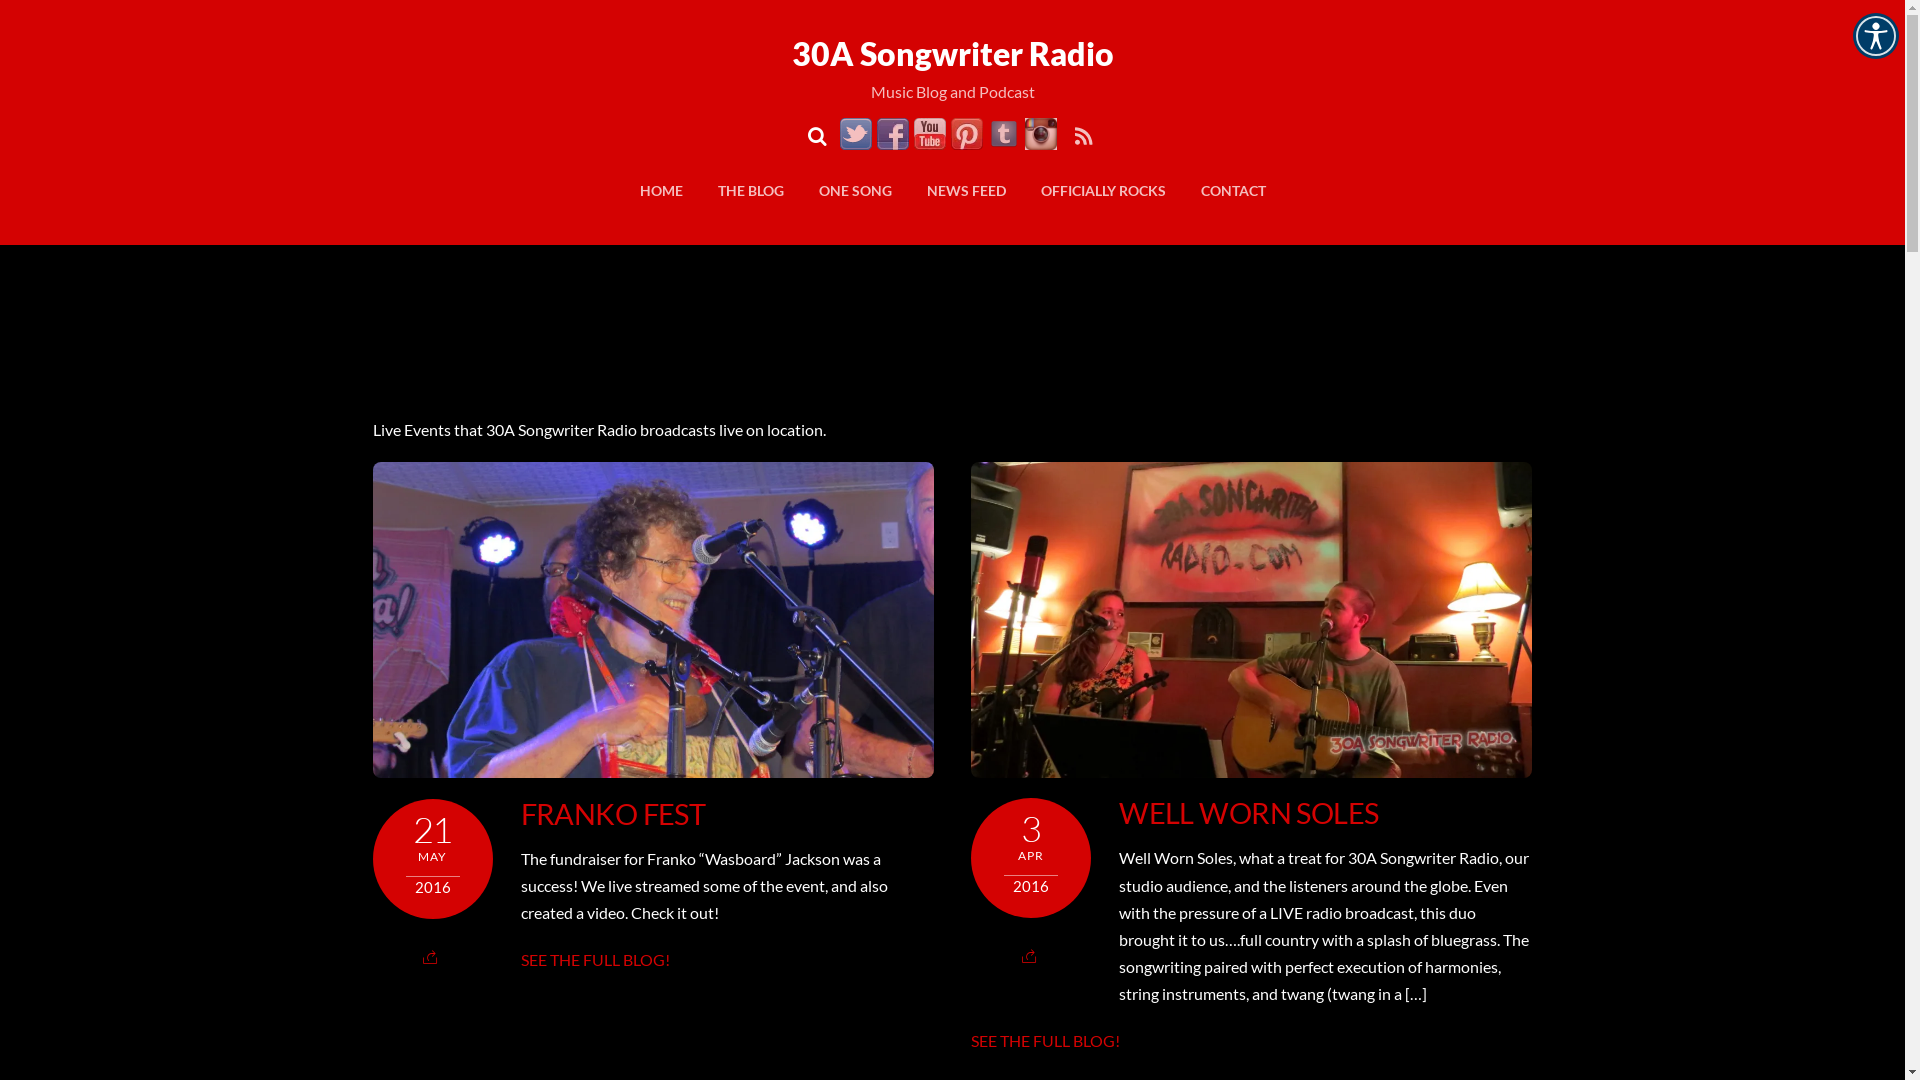 The image size is (1920, 1080). What do you see at coordinates (1023, 190) in the screenshot?
I see `'OFFICIALLY ROCKS'` at bounding box center [1023, 190].